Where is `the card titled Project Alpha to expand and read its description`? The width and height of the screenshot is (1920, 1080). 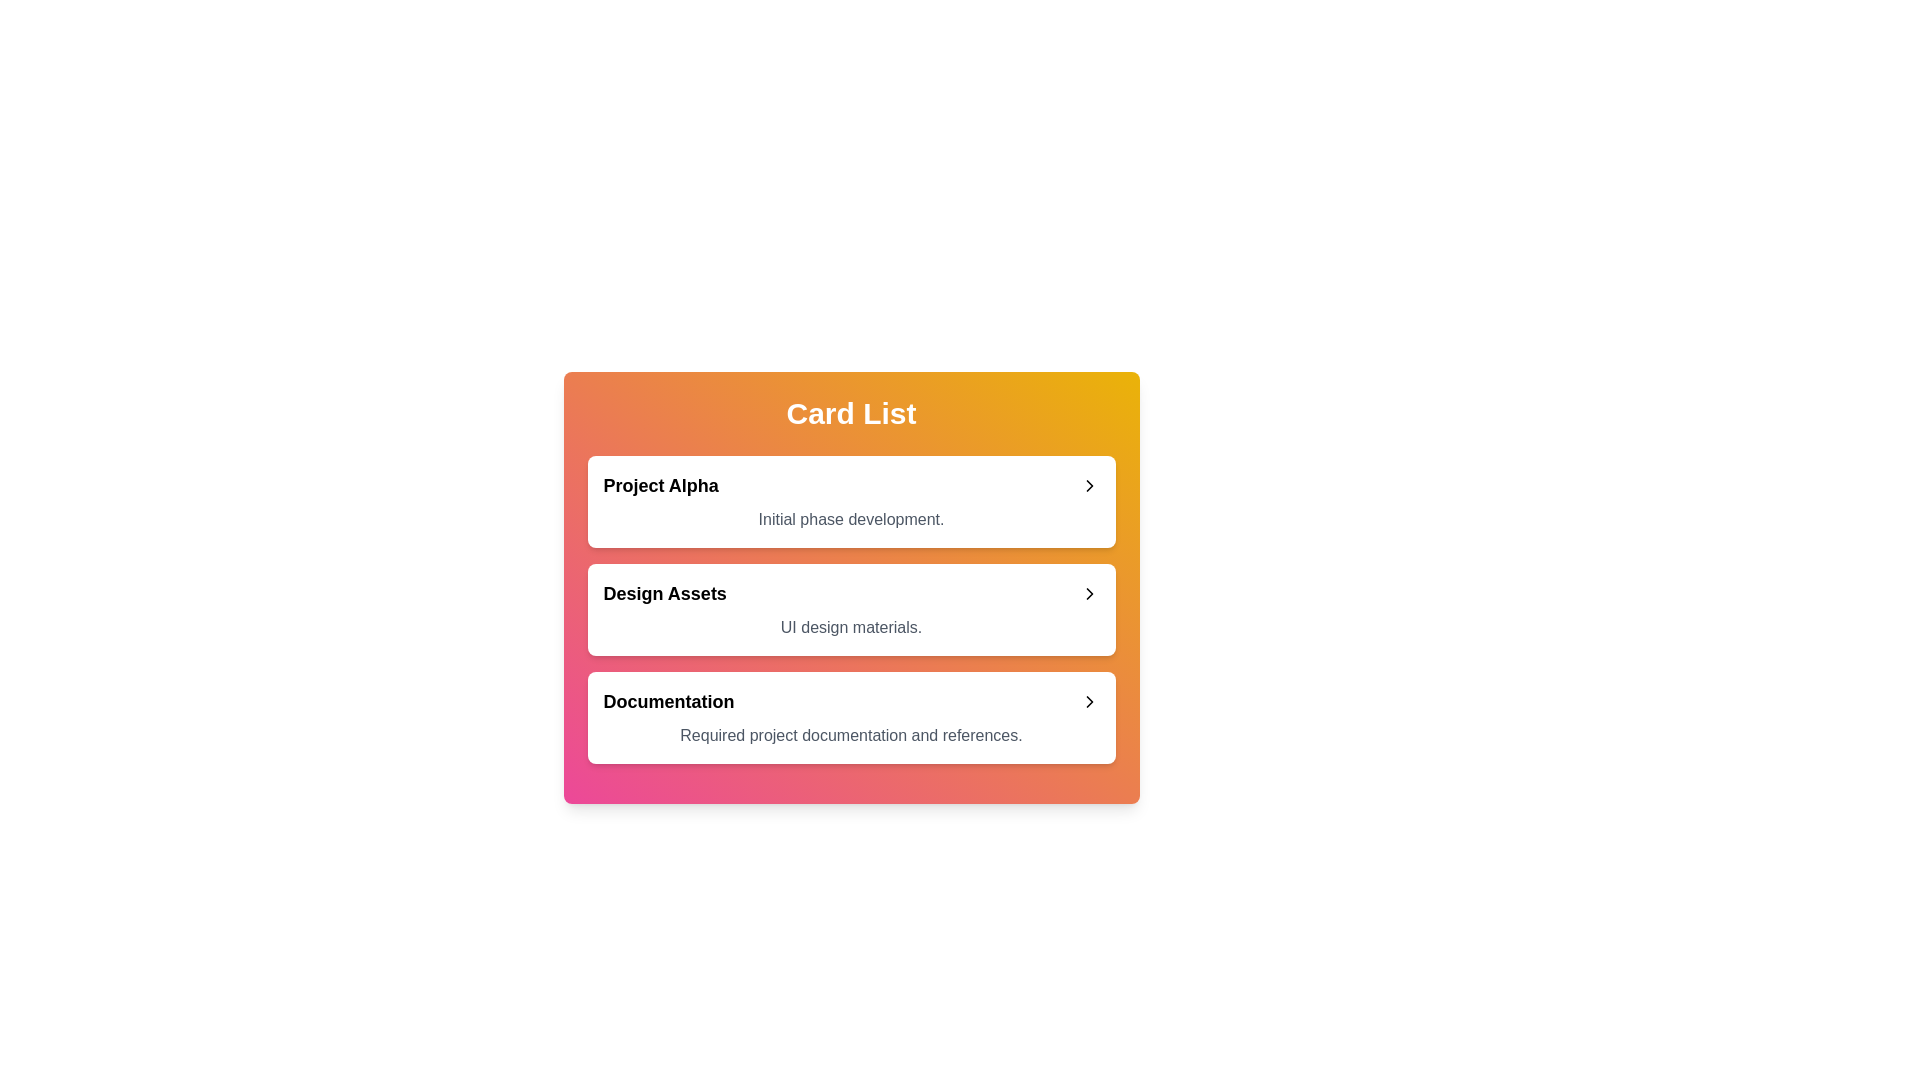 the card titled Project Alpha to expand and read its description is located at coordinates (851, 500).